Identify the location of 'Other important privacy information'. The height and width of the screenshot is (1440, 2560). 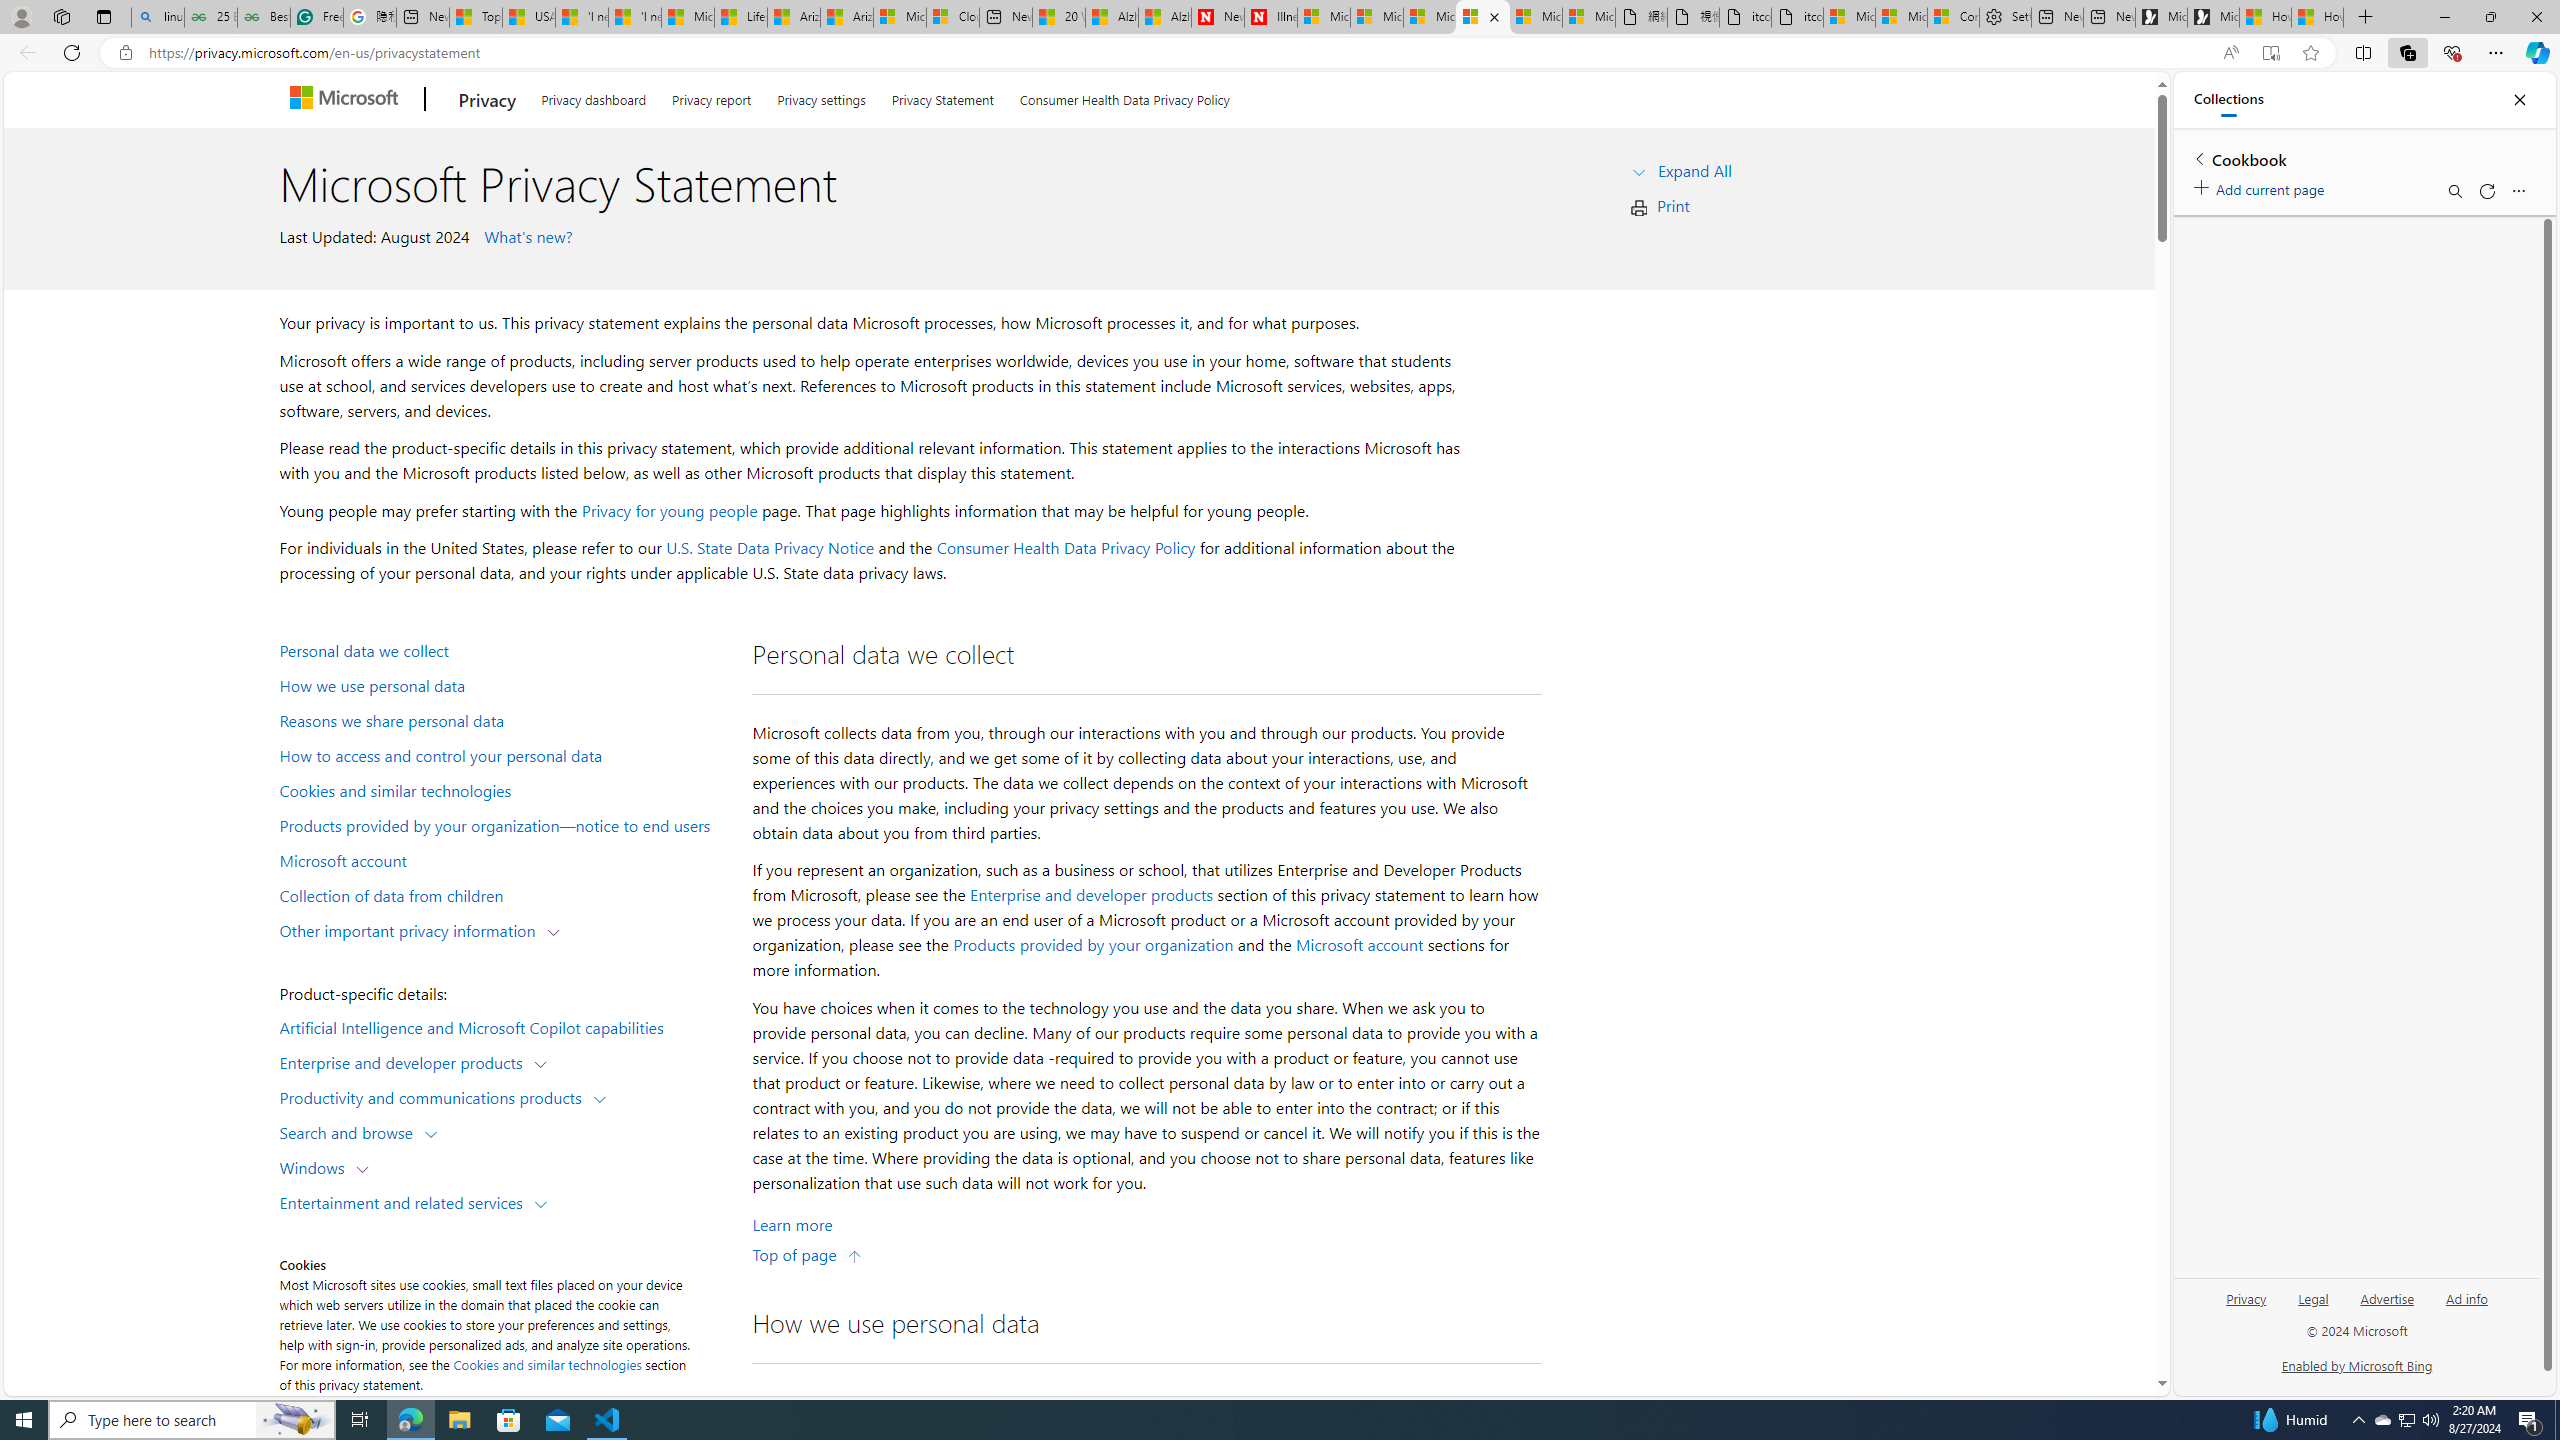
(411, 928).